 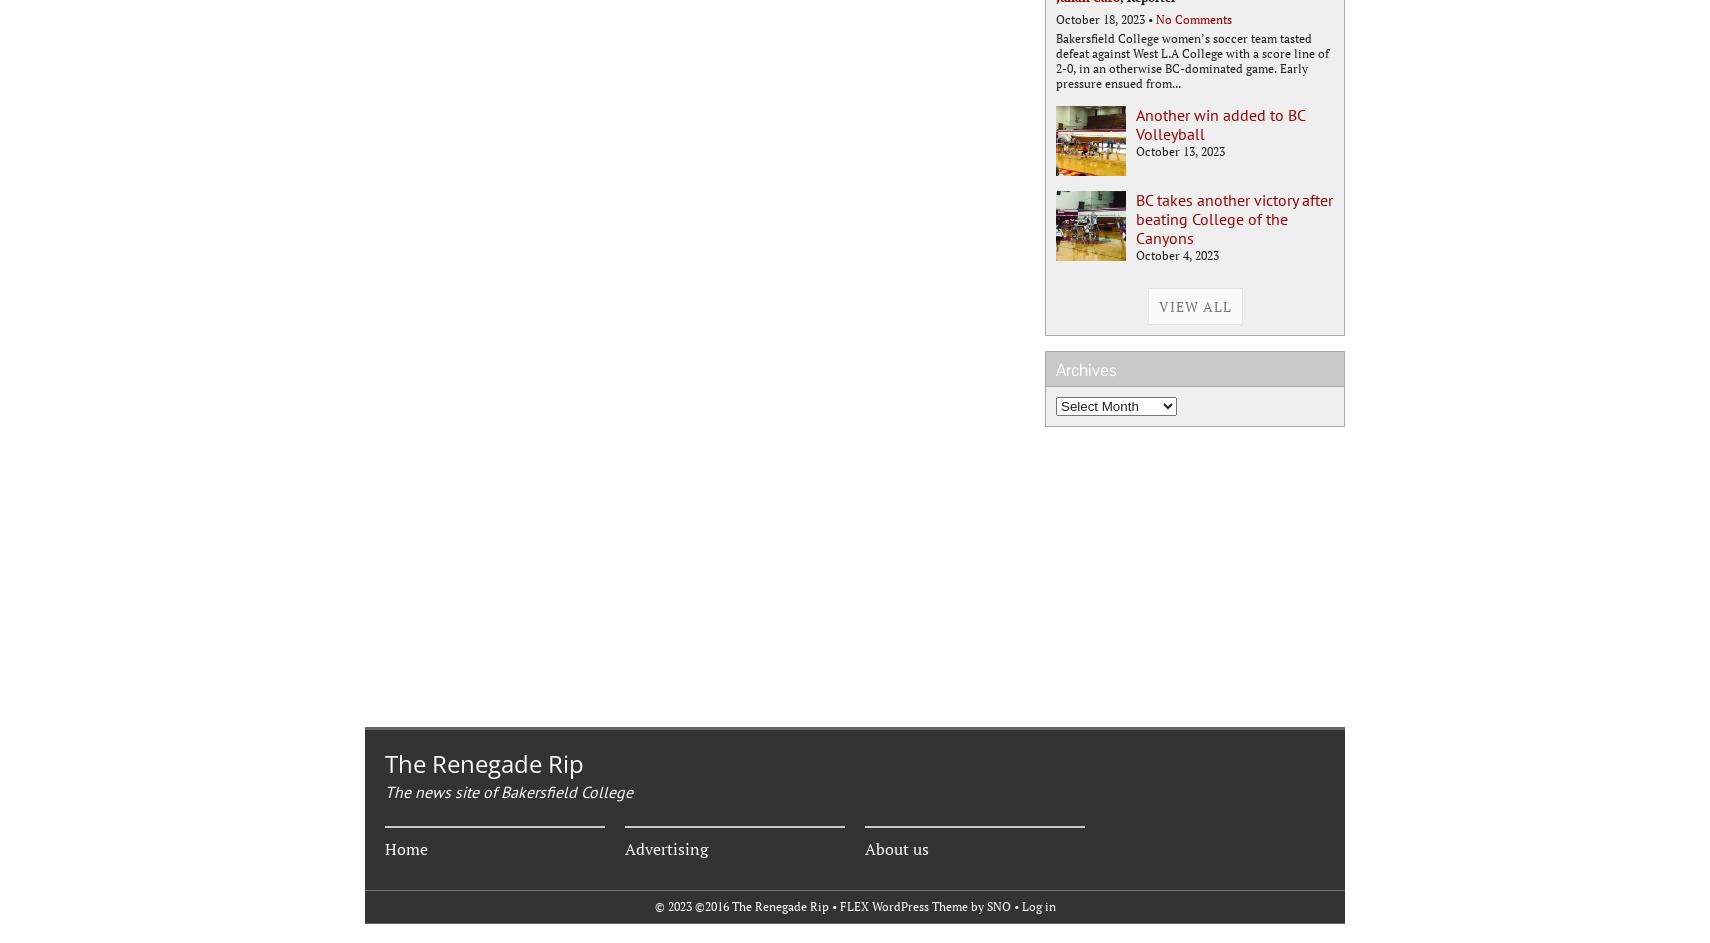 What do you see at coordinates (902, 905) in the screenshot?
I see `'FLEX WordPress Theme'` at bounding box center [902, 905].